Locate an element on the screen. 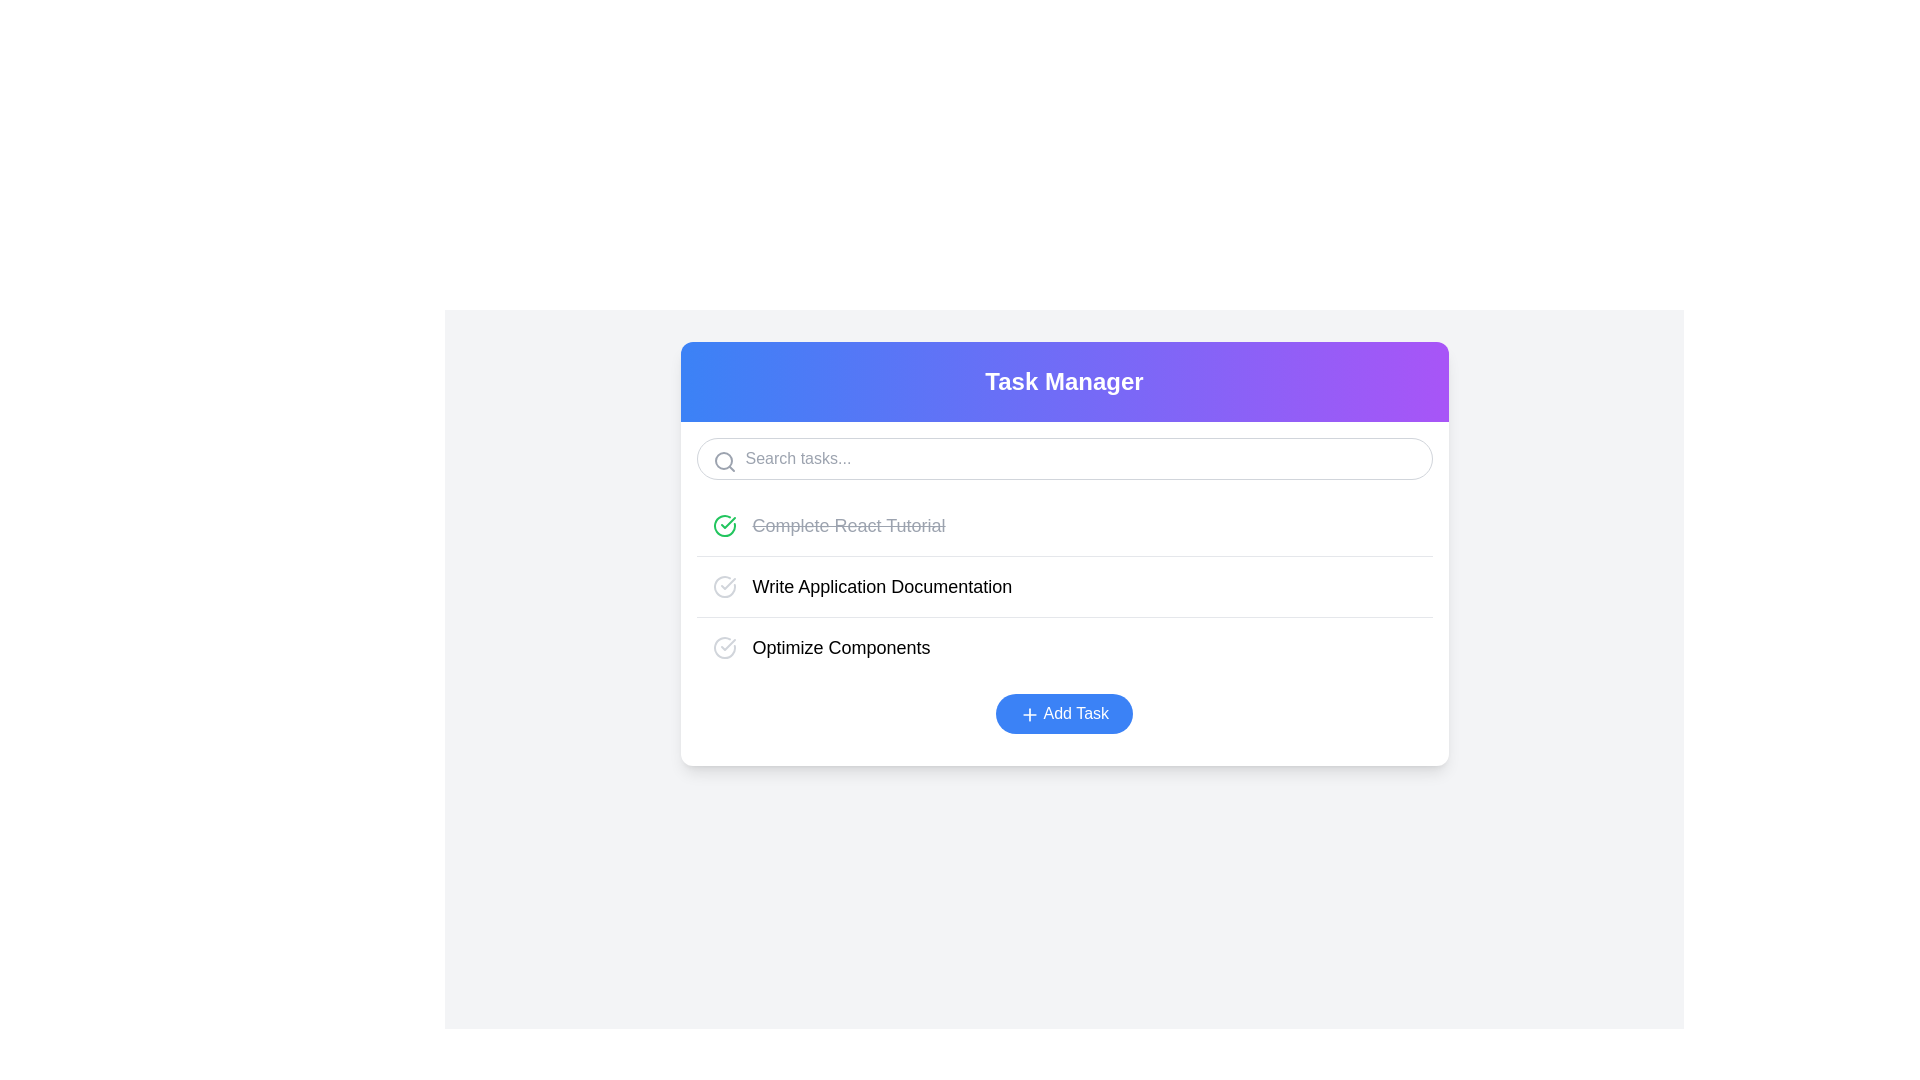 This screenshot has width=1920, height=1080. the task entries in the task management application's task list, which is located below the search bar and above the 'Add Task' button is located at coordinates (1063, 585).